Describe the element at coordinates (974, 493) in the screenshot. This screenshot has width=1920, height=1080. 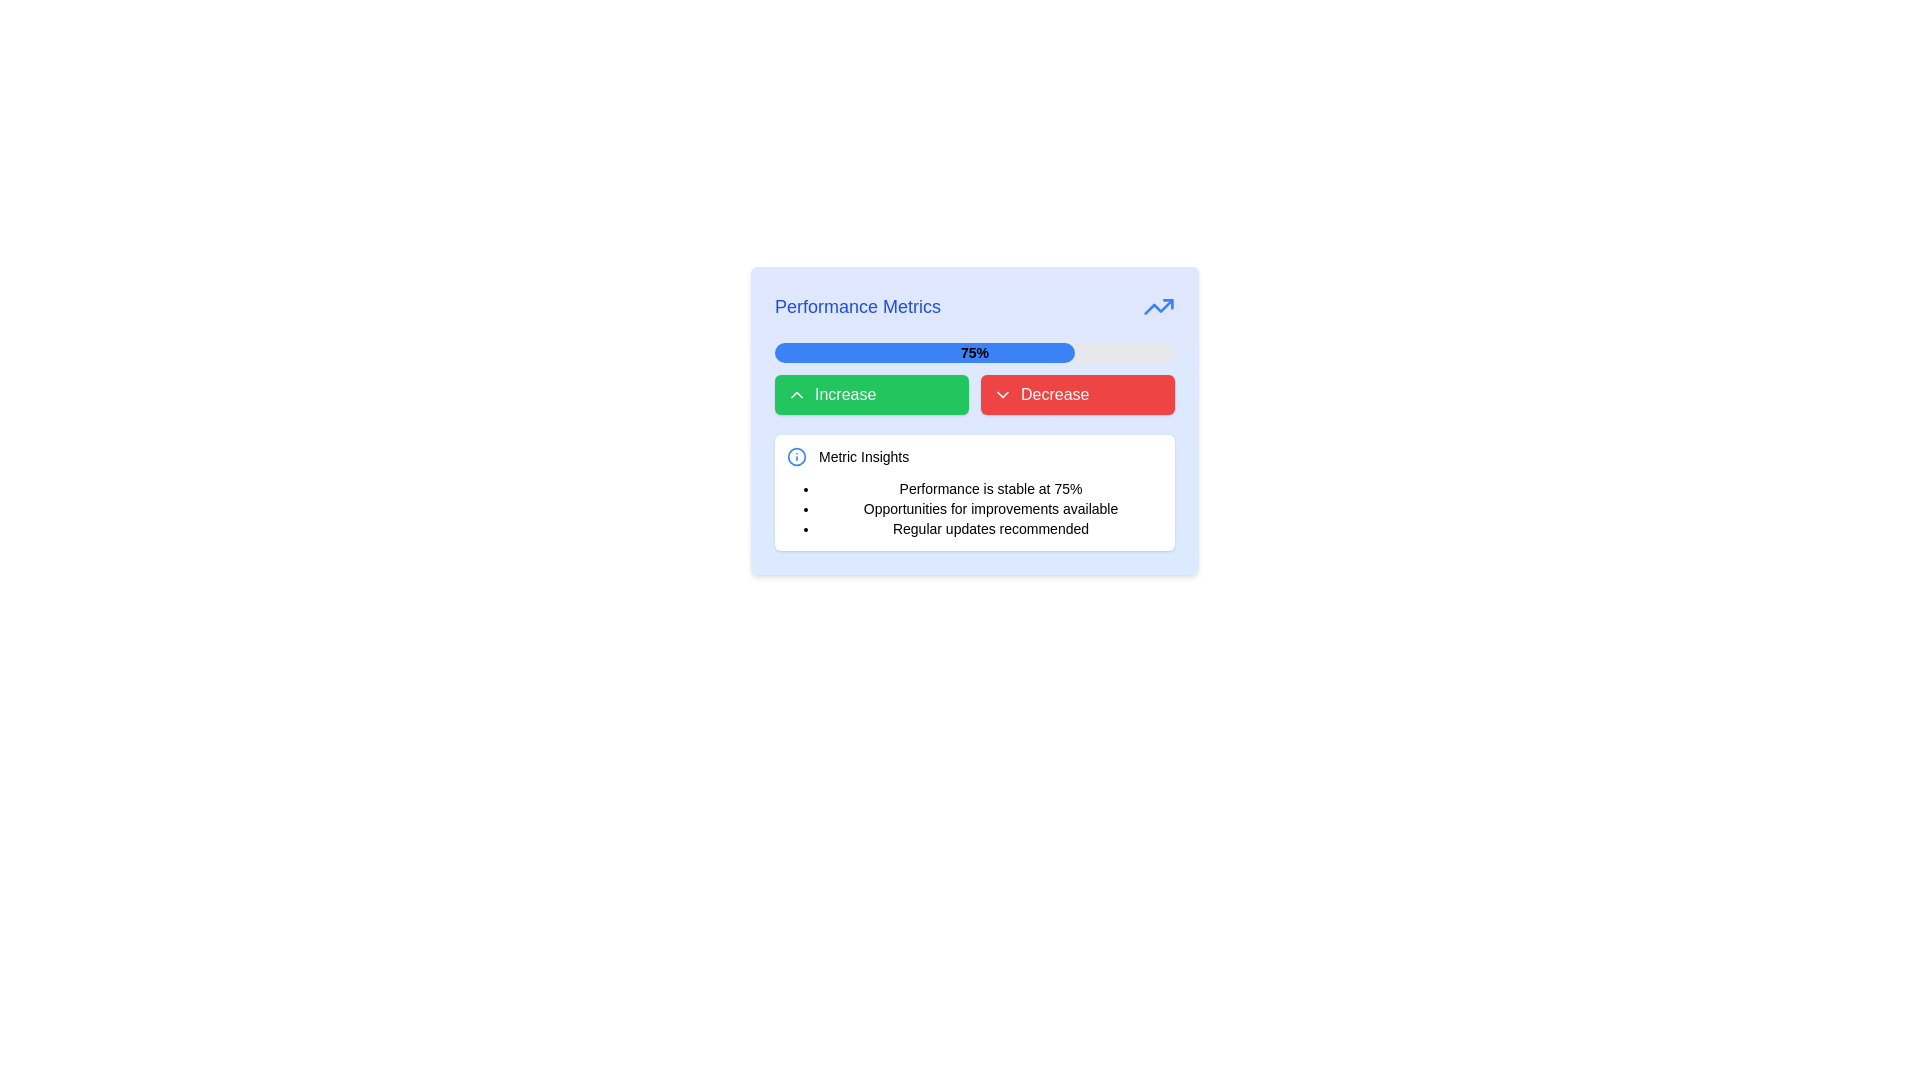
I see `the 'Metric Insights' informational panel located at the bottom of the 'Performance Metrics' card to interpret the insights provided` at that location.